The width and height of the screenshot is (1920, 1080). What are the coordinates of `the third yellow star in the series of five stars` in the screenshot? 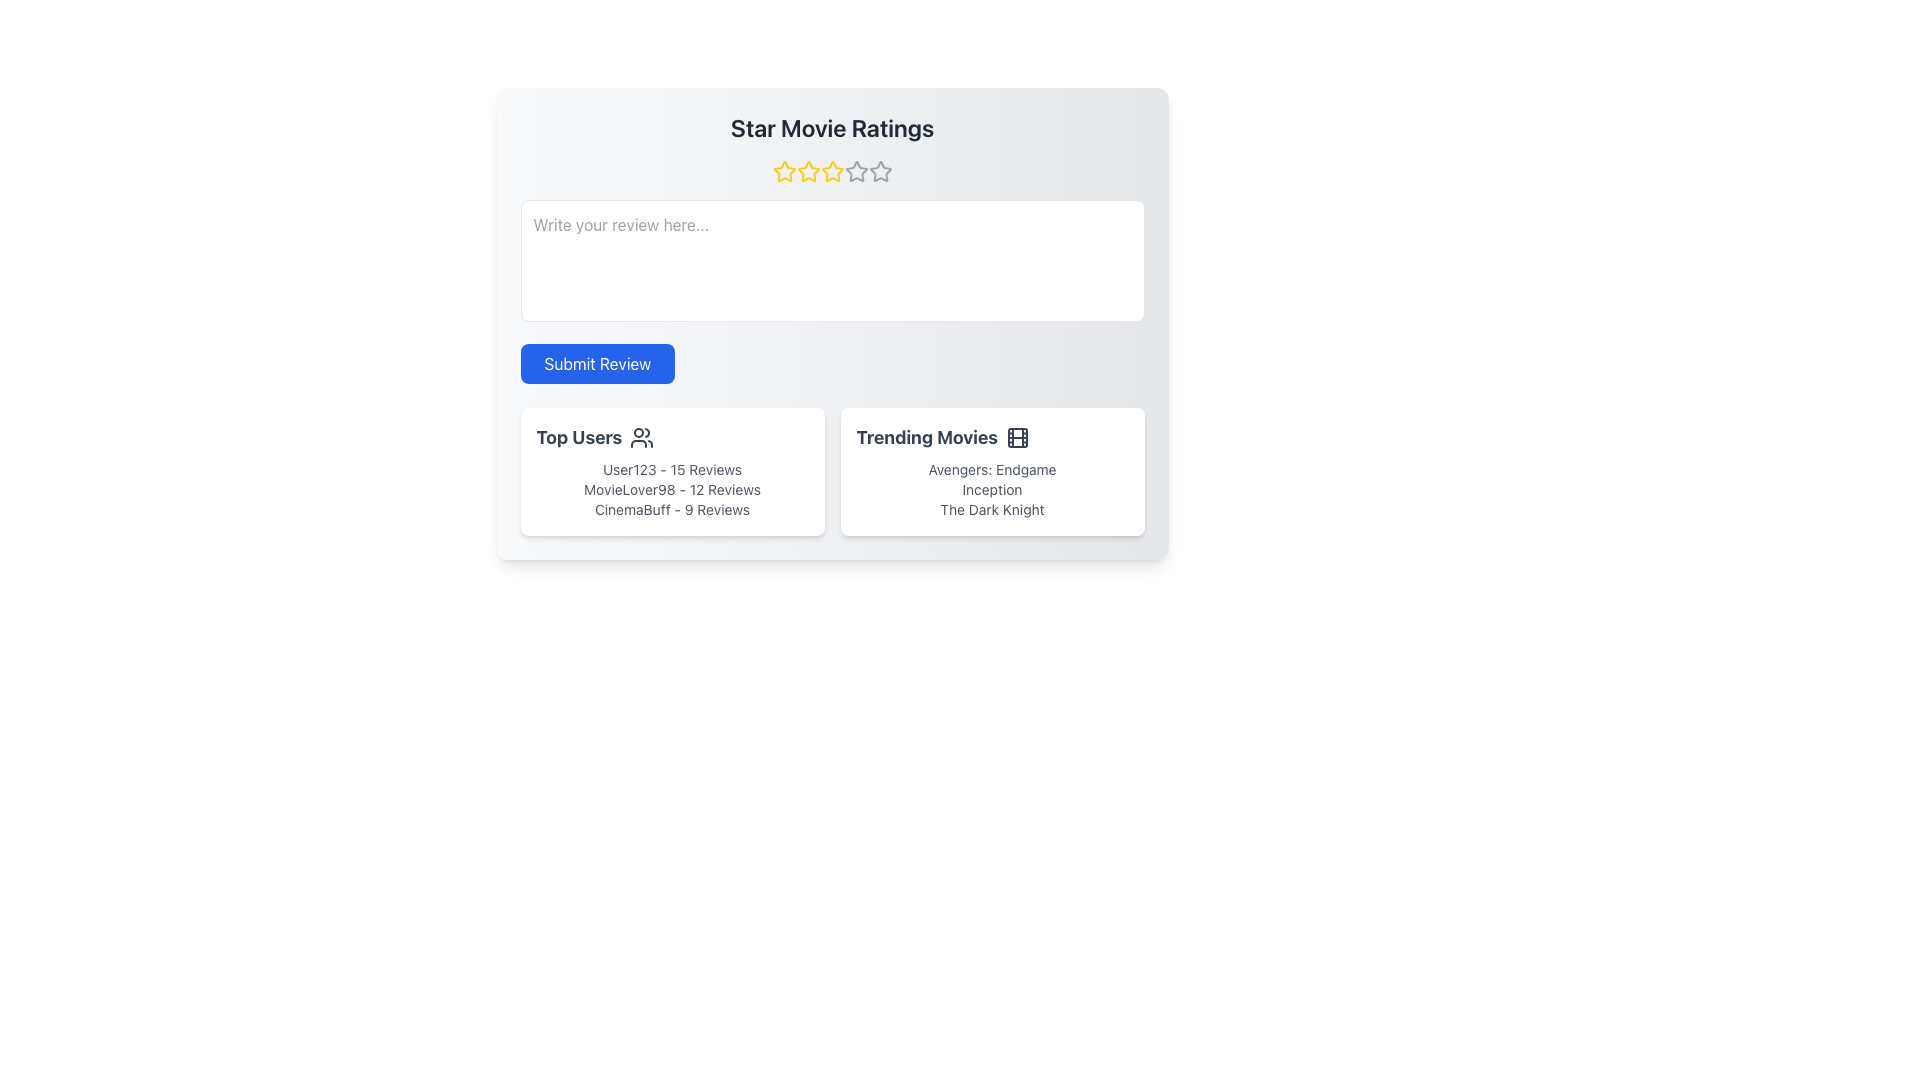 It's located at (832, 171).